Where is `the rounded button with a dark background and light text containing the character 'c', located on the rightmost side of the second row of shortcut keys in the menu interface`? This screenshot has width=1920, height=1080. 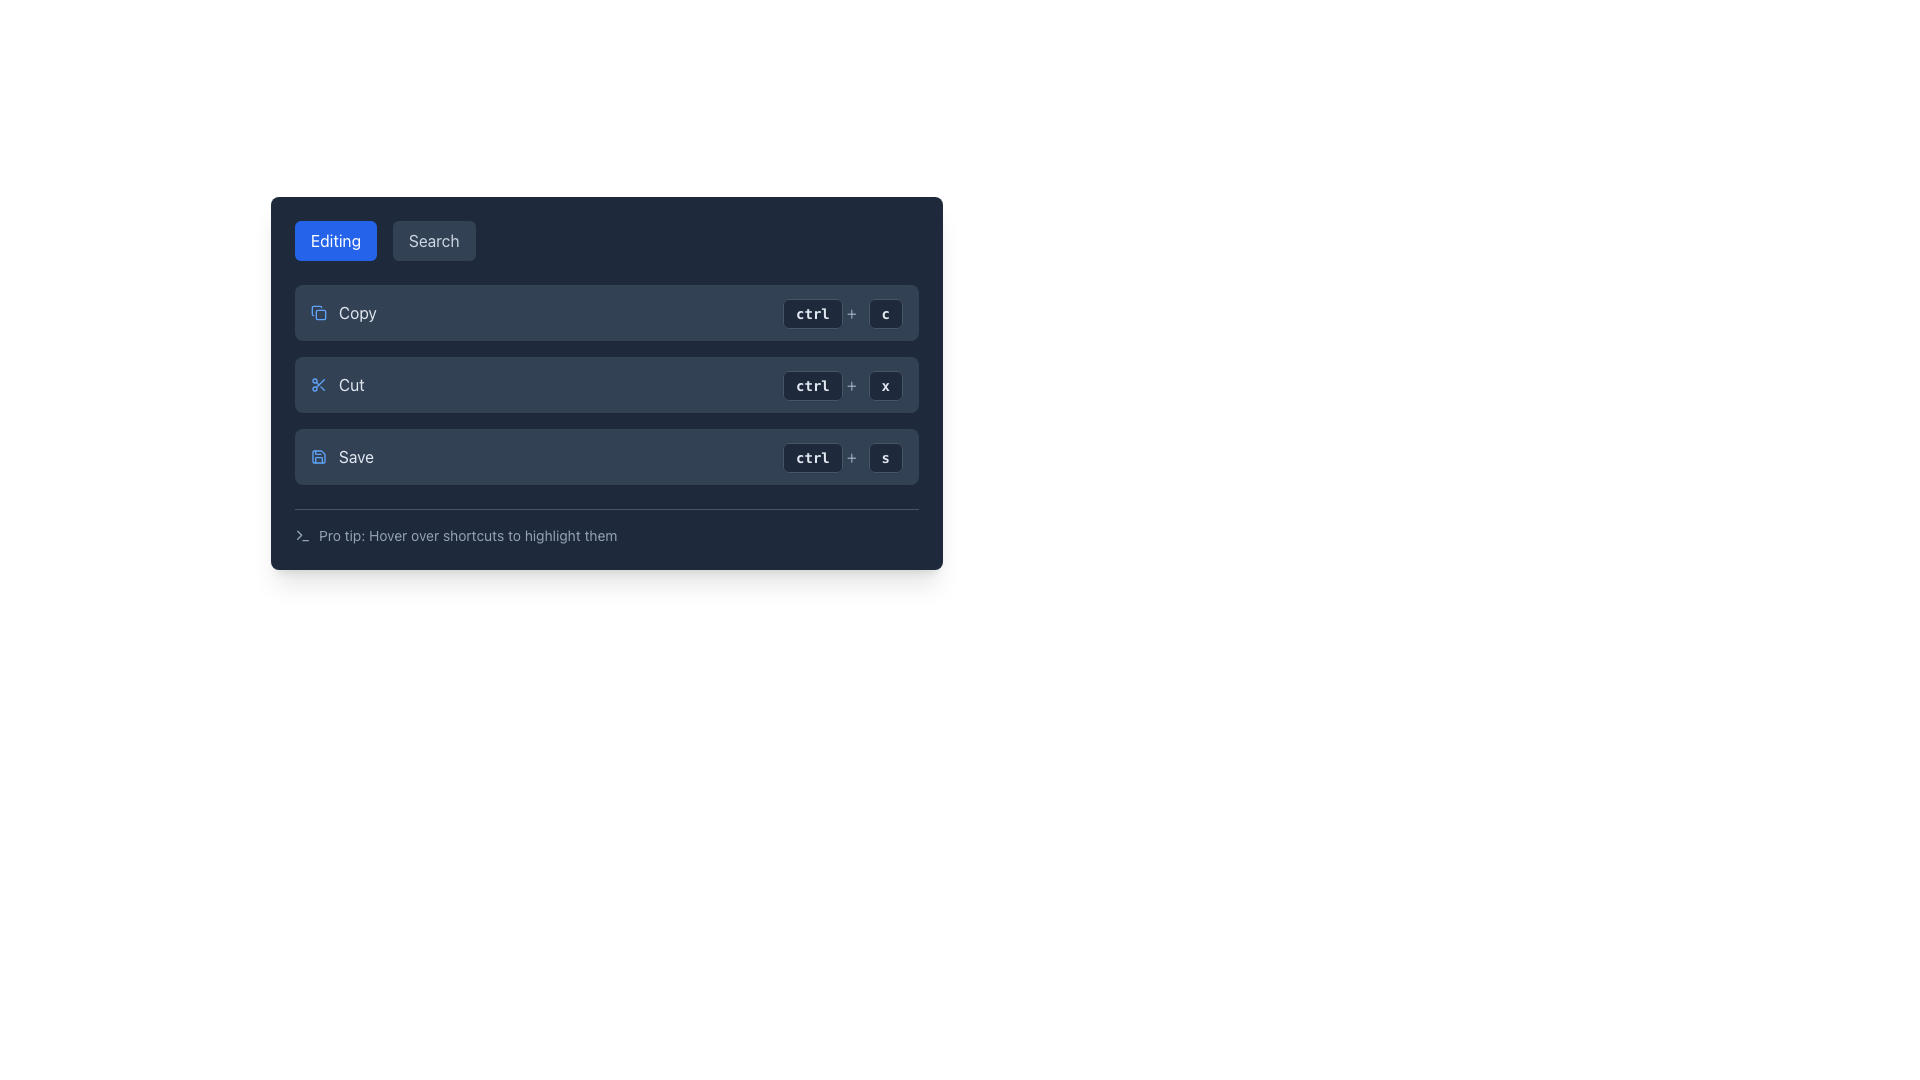 the rounded button with a dark background and light text containing the character 'c', located on the rightmost side of the second row of shortcut keys in the menu interface is located at coordinates (884, 313).